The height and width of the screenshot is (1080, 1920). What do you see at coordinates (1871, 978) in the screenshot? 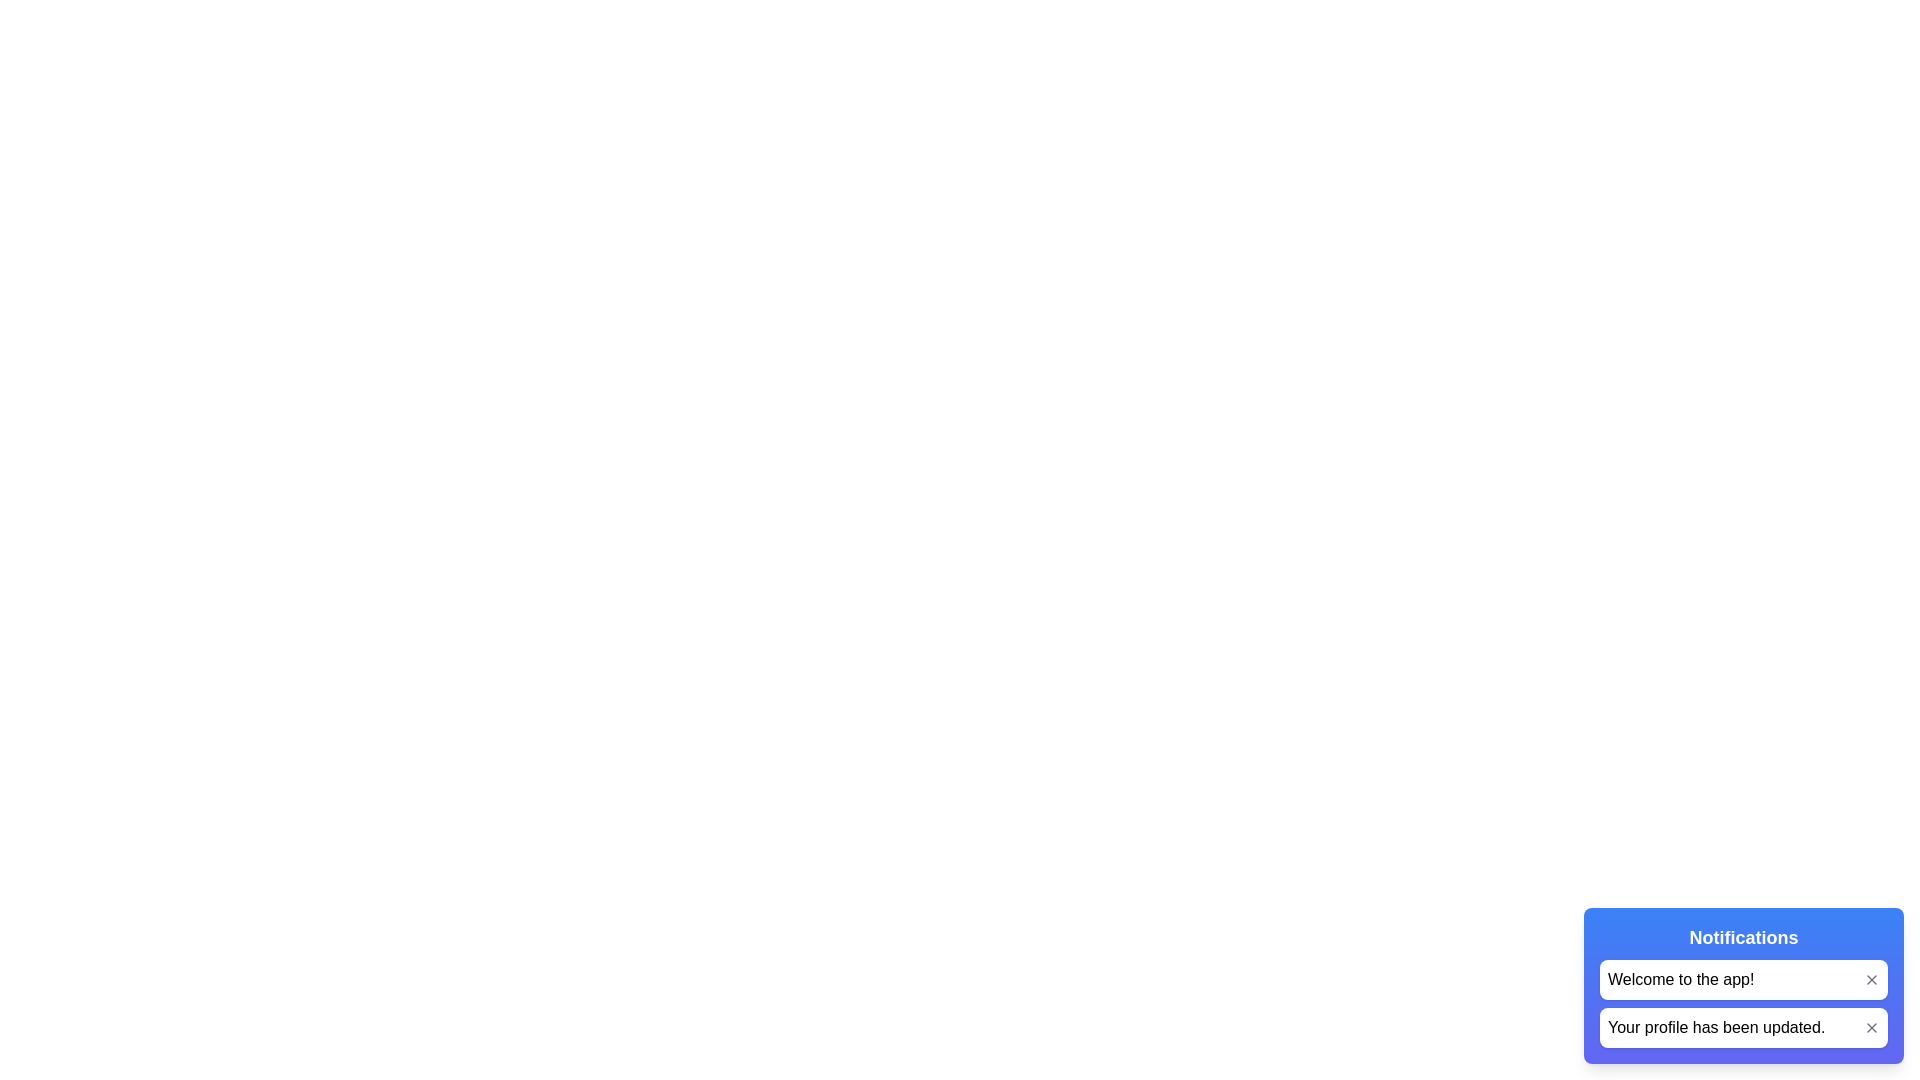
I see `the close button located in the upper-right corner of the notification card that has the text 'Welcome to the app!'` at bounding box center [1871, 978].